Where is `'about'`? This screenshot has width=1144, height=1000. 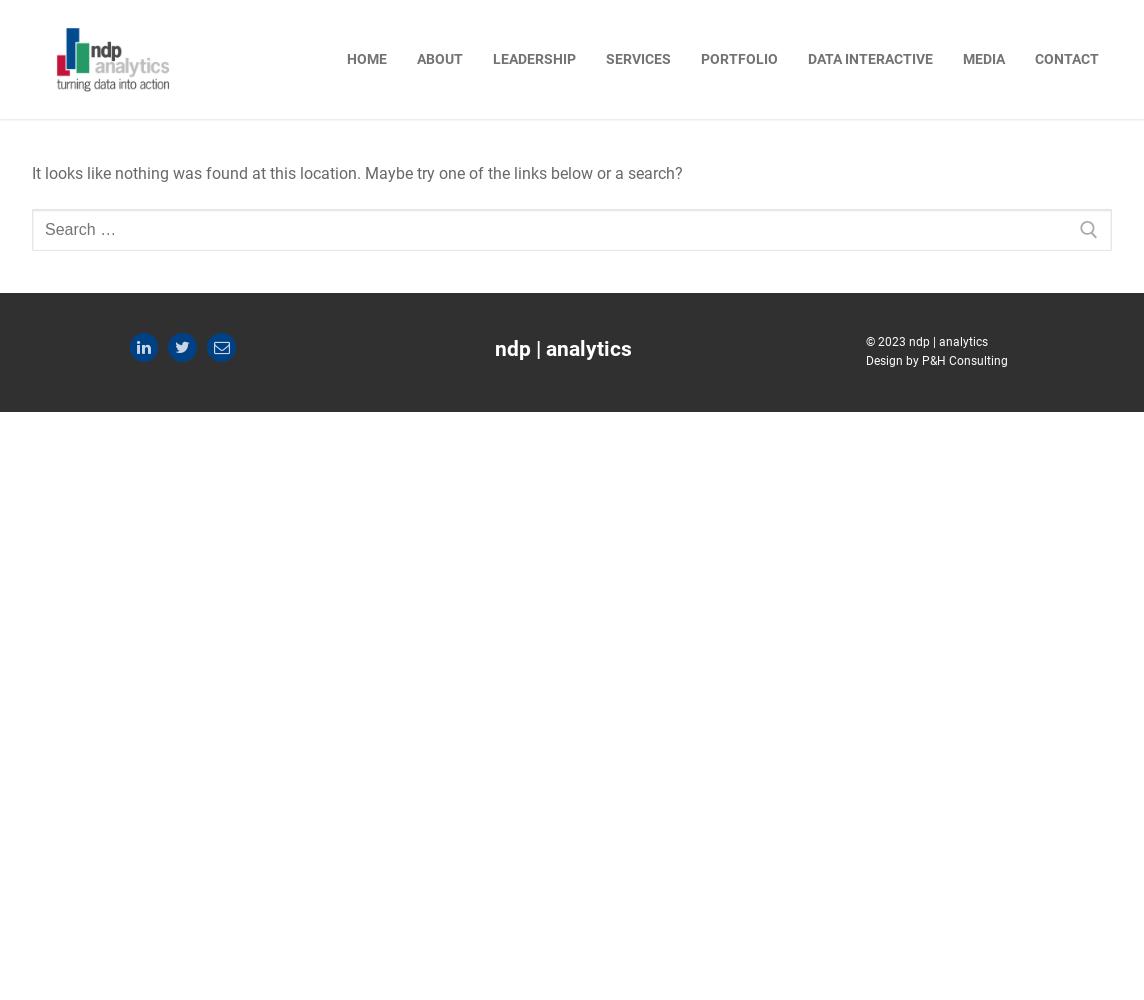 'about' is located at coordinates (438, 58).